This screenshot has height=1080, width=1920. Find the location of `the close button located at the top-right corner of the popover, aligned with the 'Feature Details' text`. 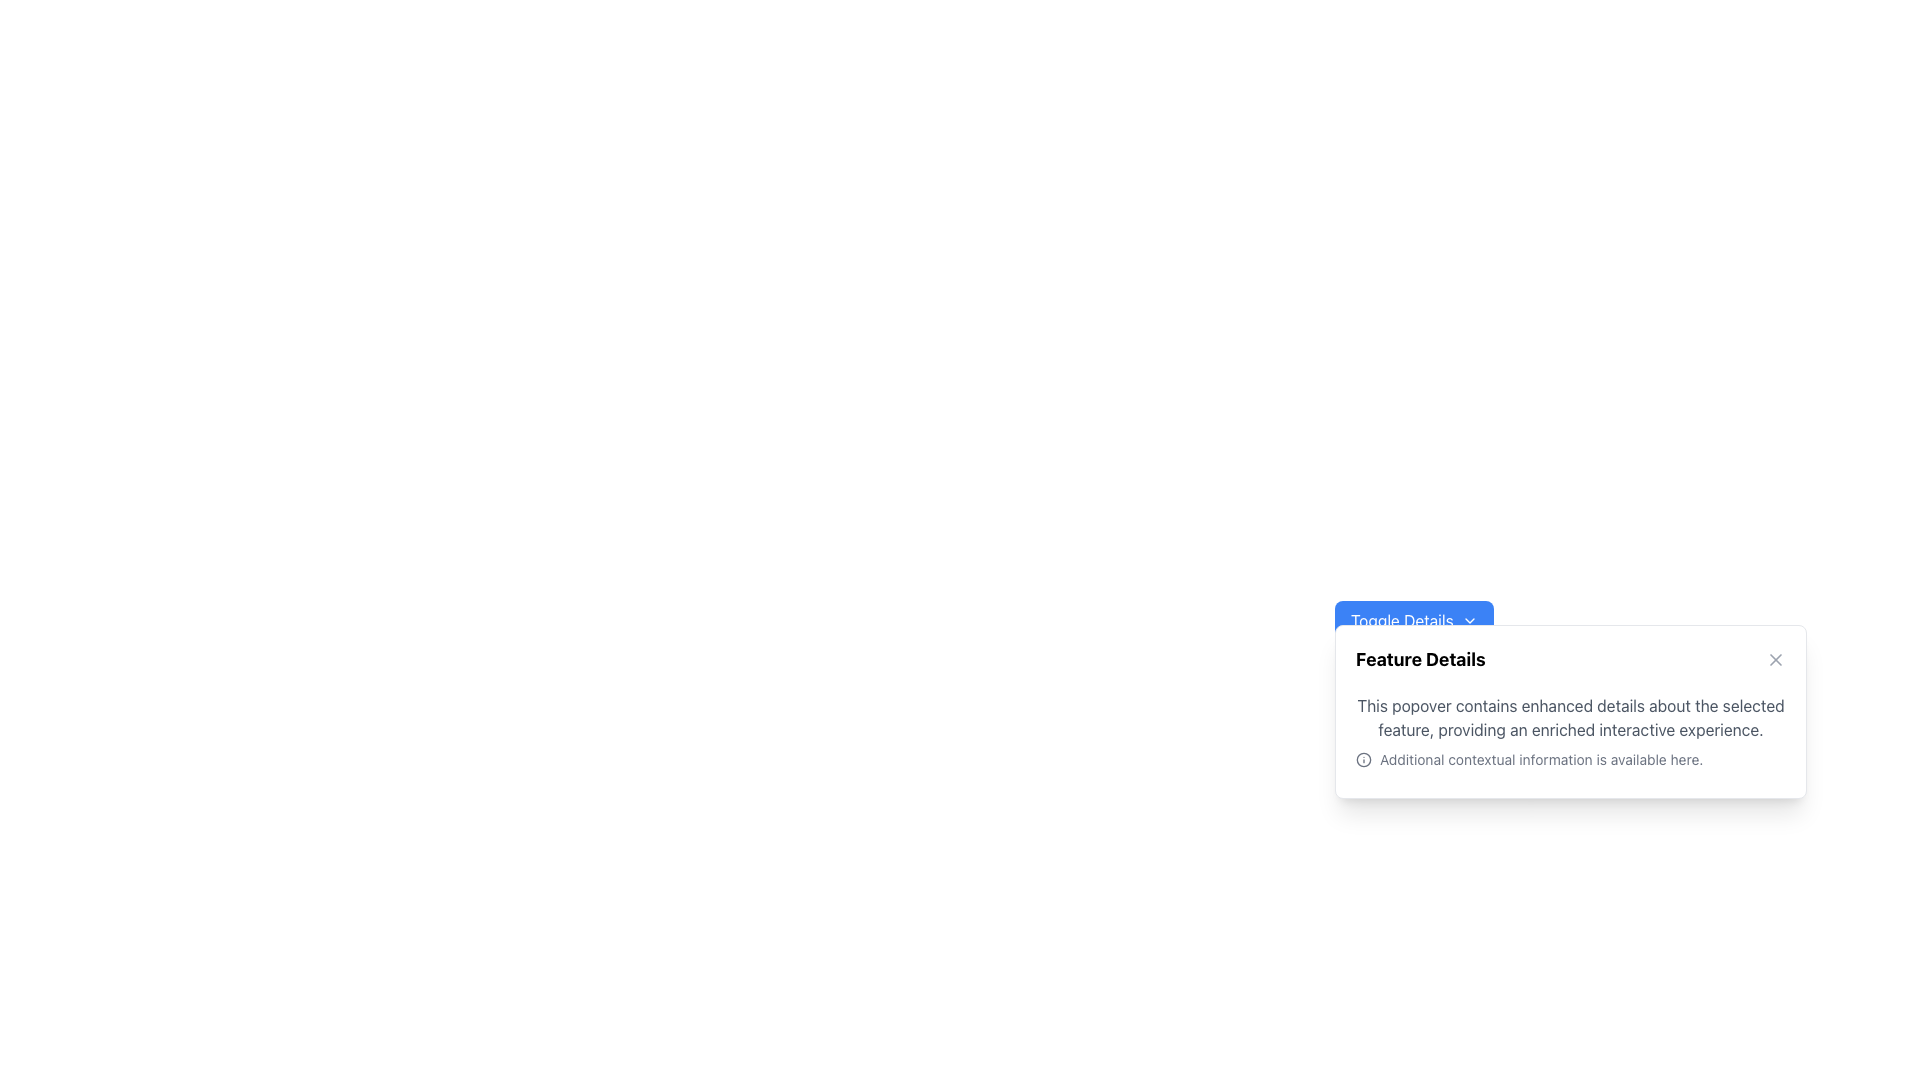

the close button located at the top-right corner of the popover, aligned with the 'Feature Details' text is located at coordinates (1776, 659).